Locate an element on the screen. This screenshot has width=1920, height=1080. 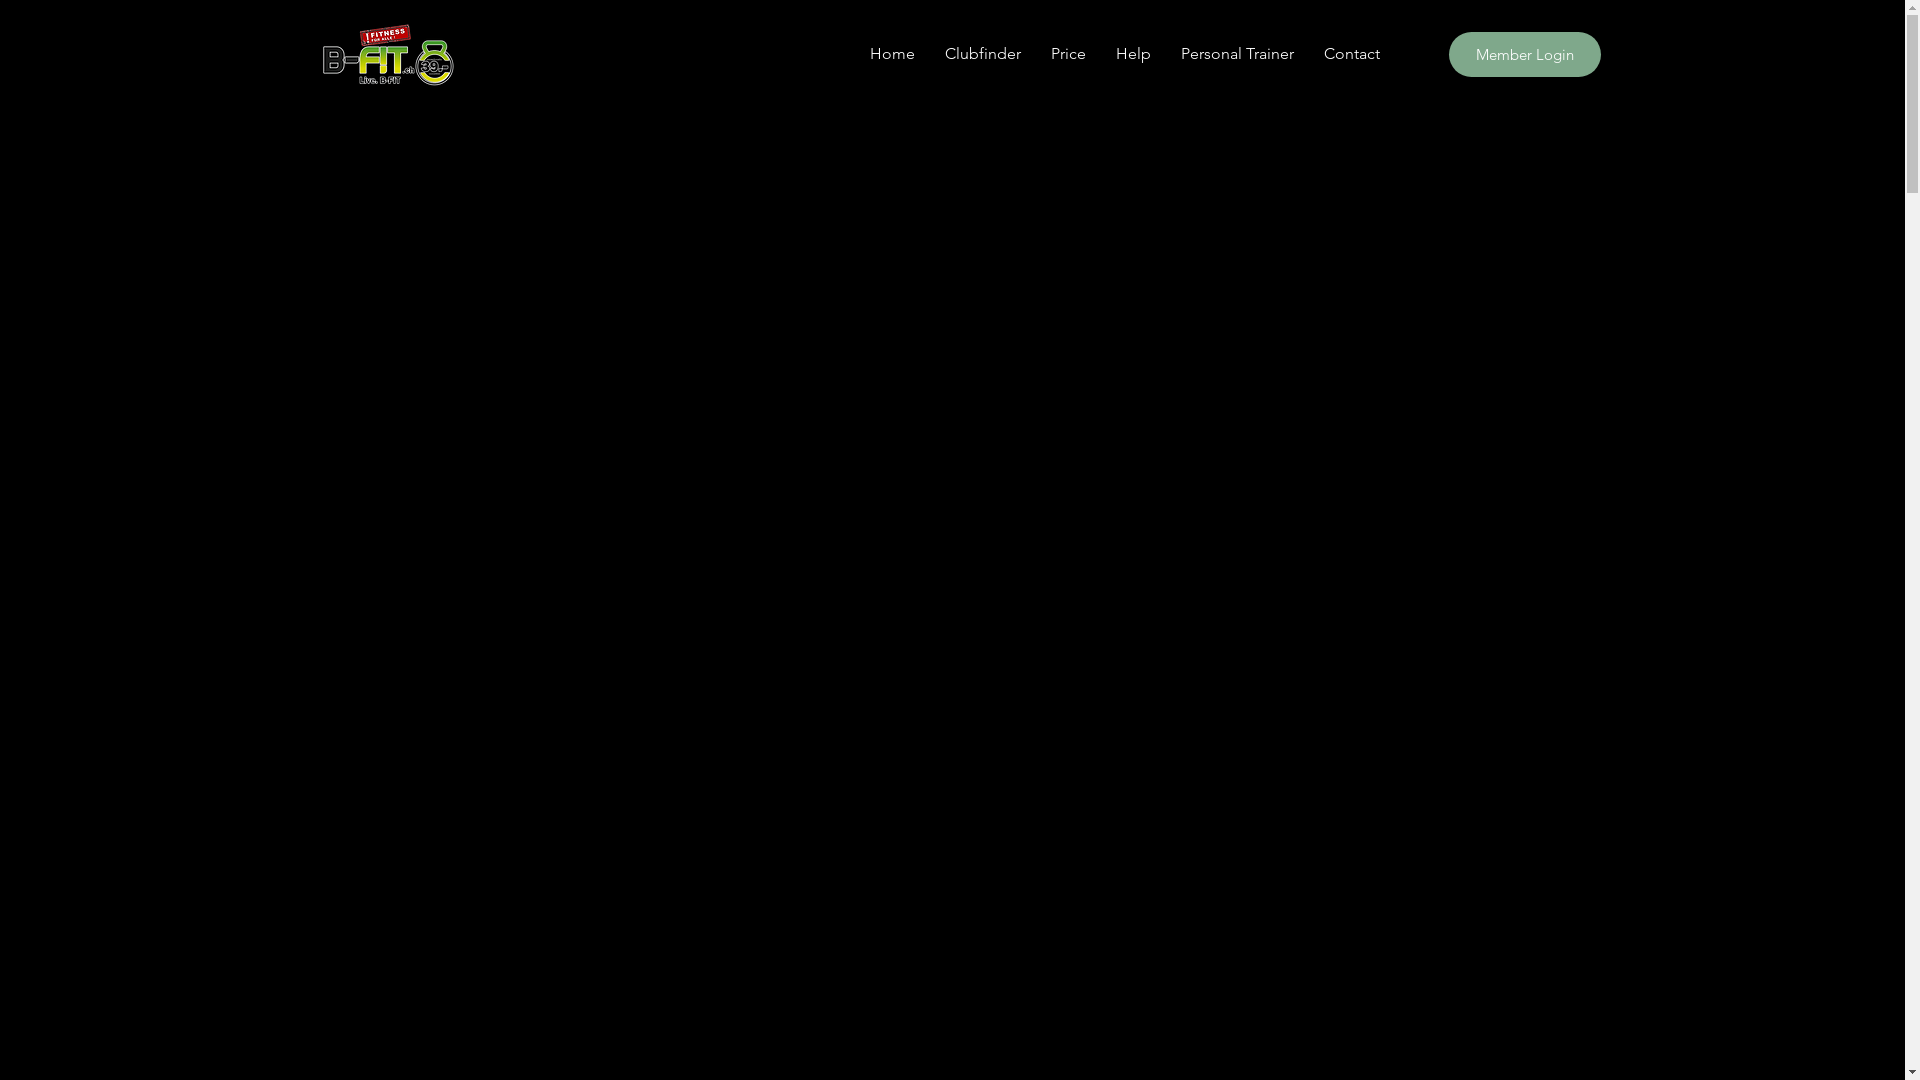
'Home' is located at coordinates (890, 53).